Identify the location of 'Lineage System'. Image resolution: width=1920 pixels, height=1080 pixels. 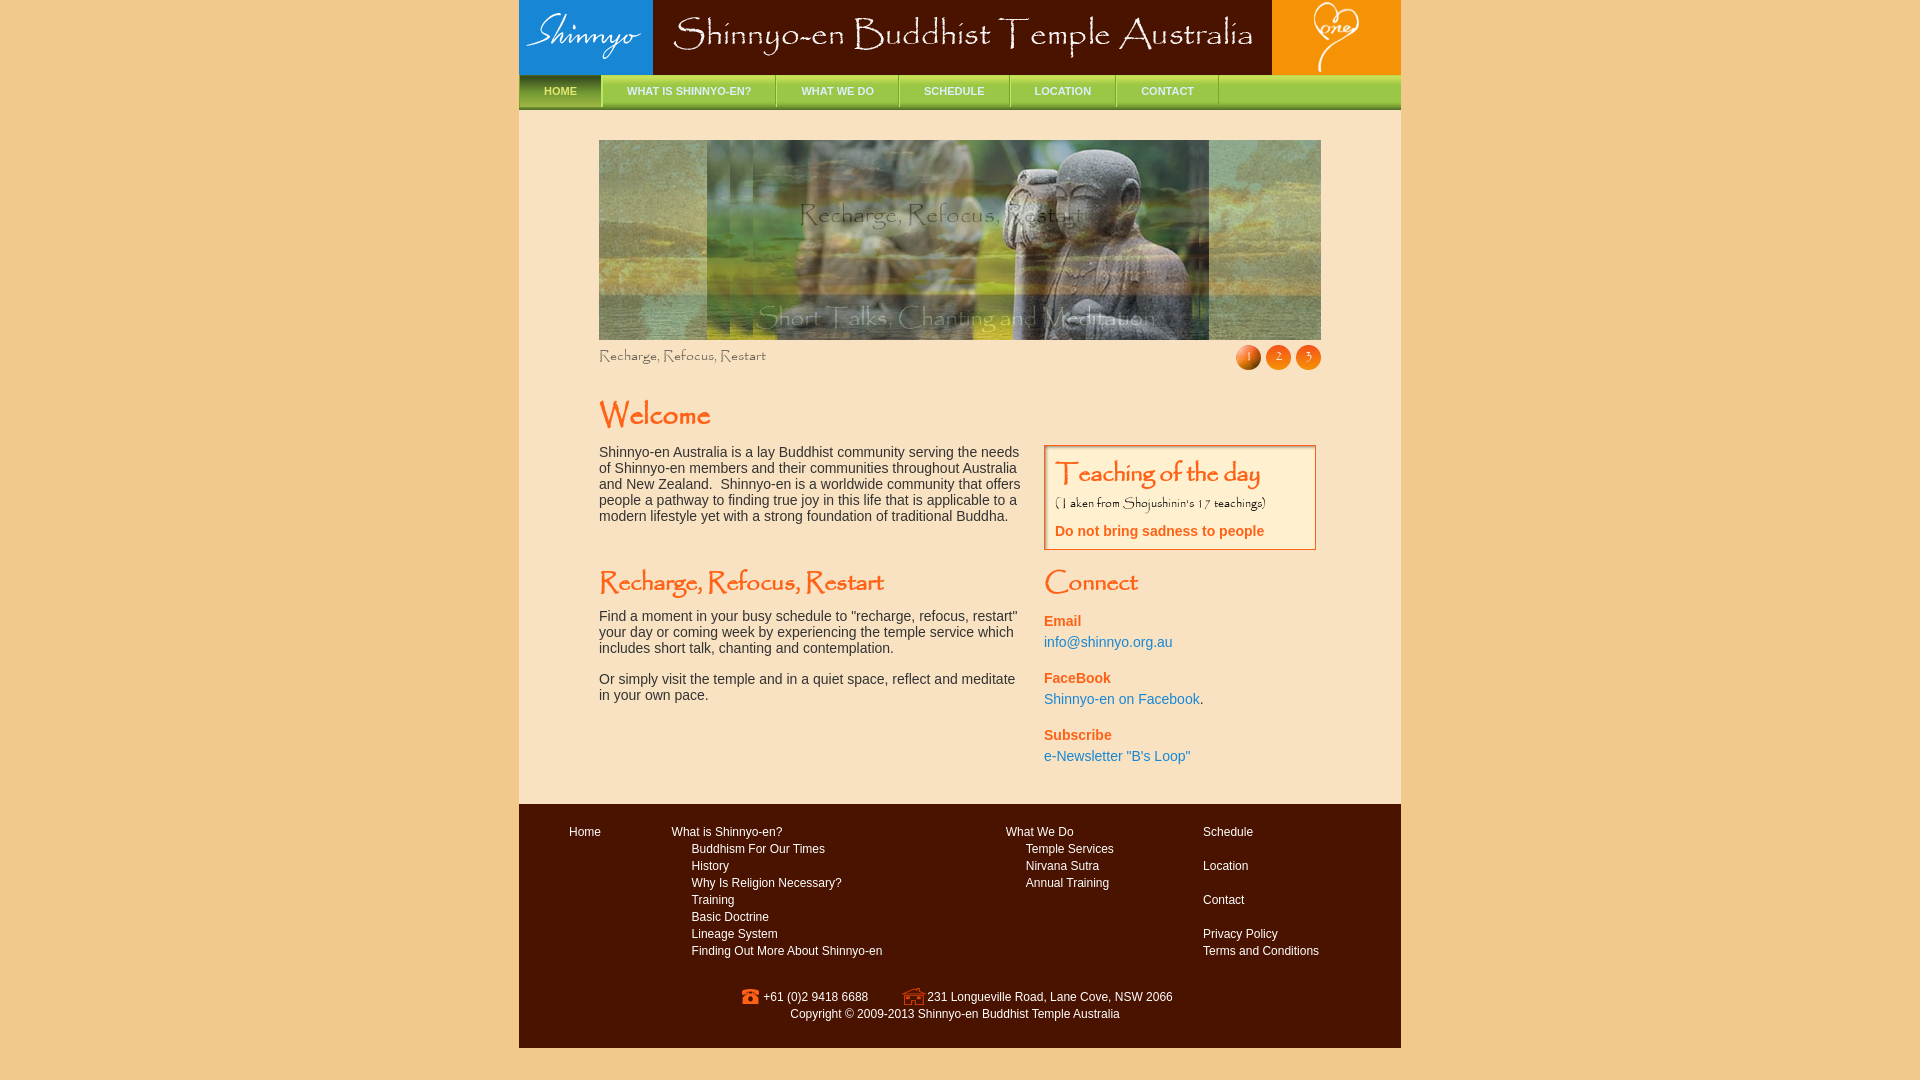
(733, 934).